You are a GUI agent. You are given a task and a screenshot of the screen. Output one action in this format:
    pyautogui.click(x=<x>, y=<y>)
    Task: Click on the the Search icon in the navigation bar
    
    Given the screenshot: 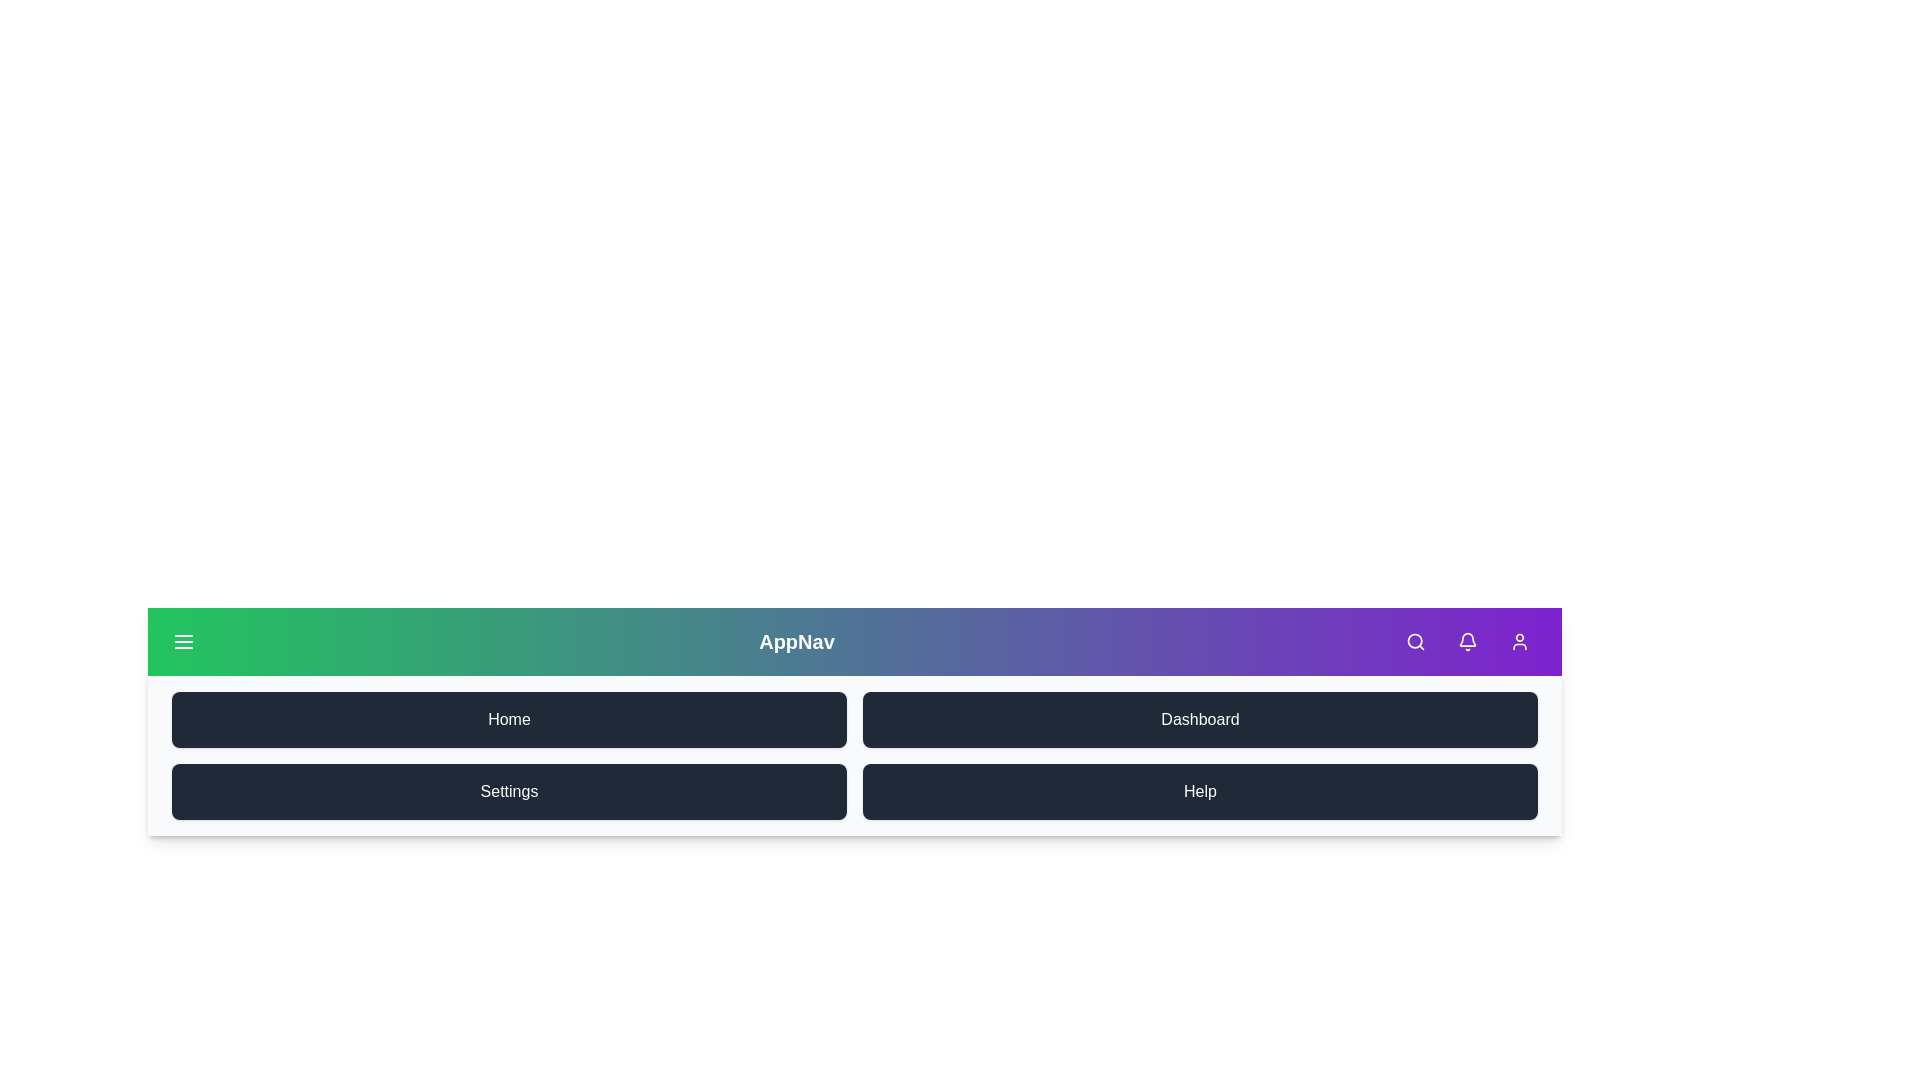 What is the action you would take?
    pyautogui.click(x=1415, y=641)
    